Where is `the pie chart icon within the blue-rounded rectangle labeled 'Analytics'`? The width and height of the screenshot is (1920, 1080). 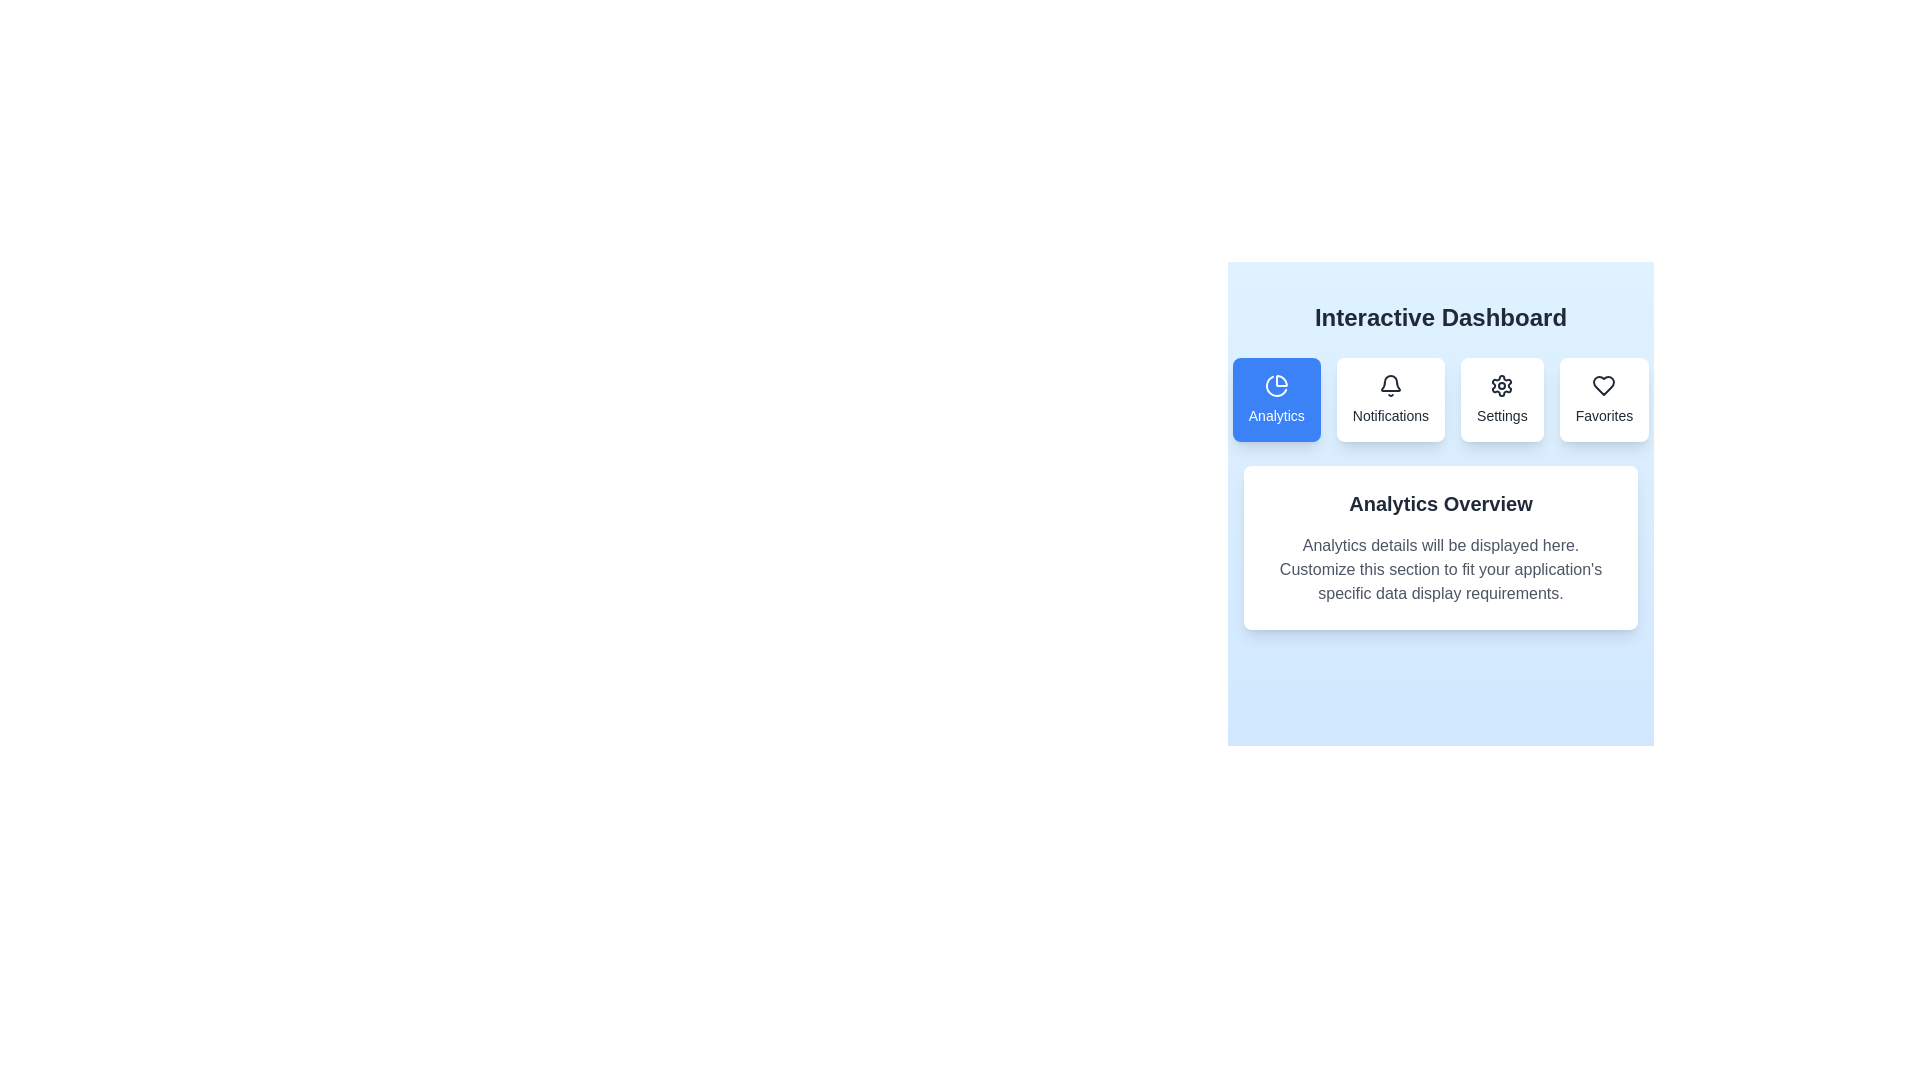 the pie chart icon within the blue-rounded rectangle labeled 'Analytics' is located at coordinates (1275, 385).